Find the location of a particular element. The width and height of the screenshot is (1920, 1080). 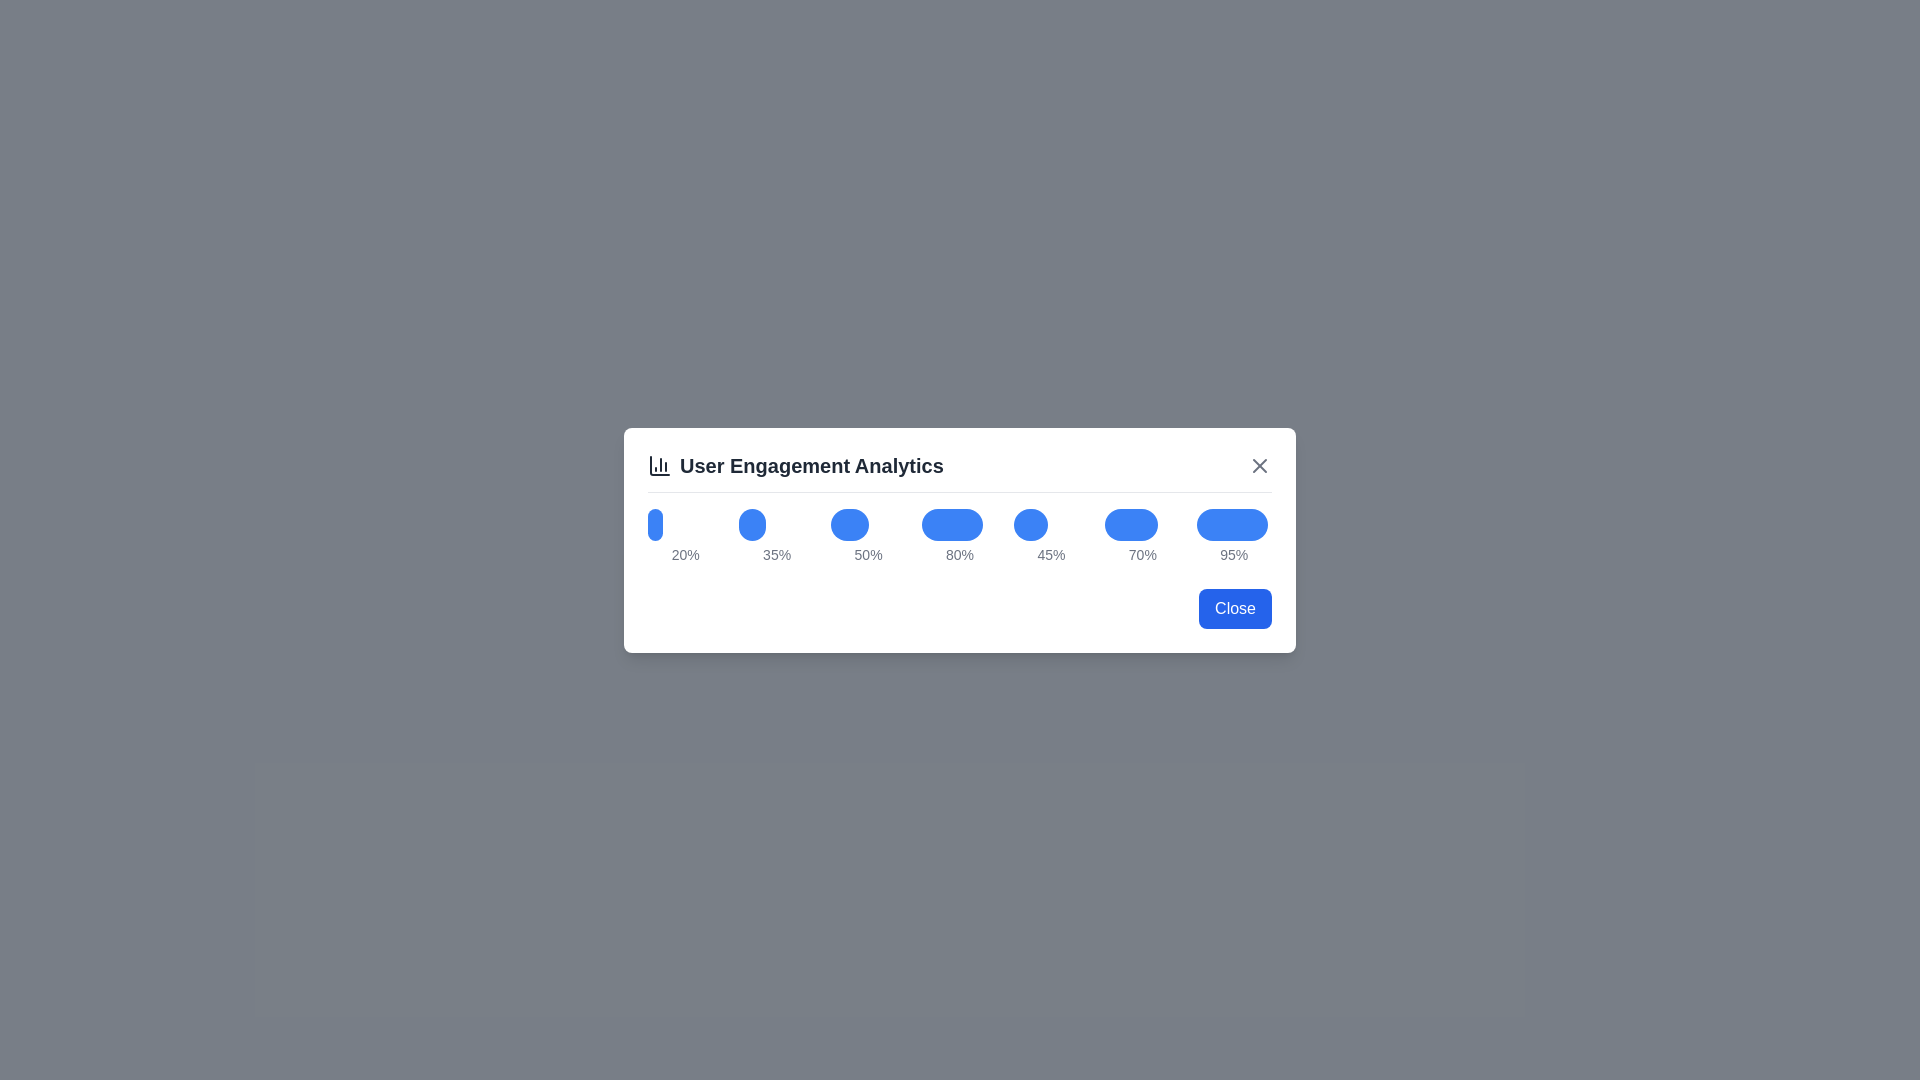

the bar graph corresponding to the percentage 50 is located at coordinates (849, 523).